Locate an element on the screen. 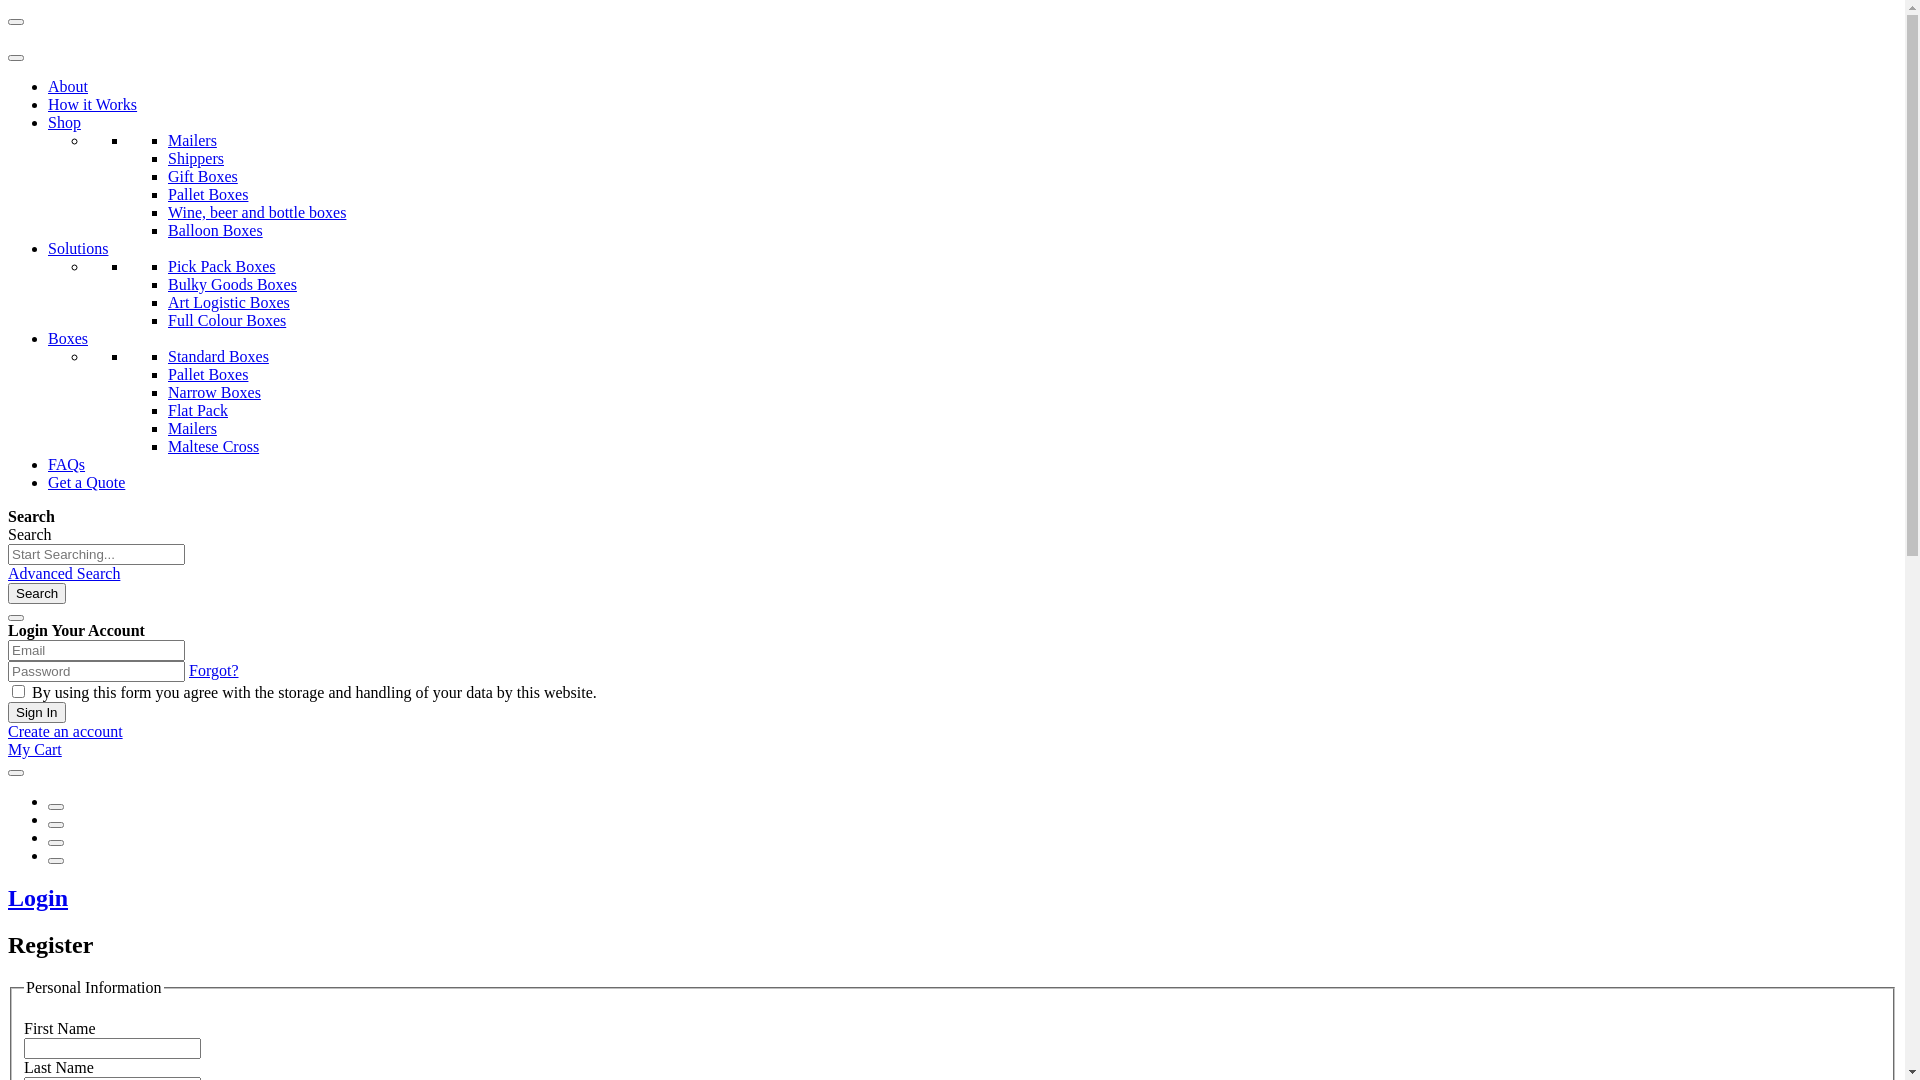 The image size is (1920, 1080). 'Sign In' is located at coordinates (37, 711).